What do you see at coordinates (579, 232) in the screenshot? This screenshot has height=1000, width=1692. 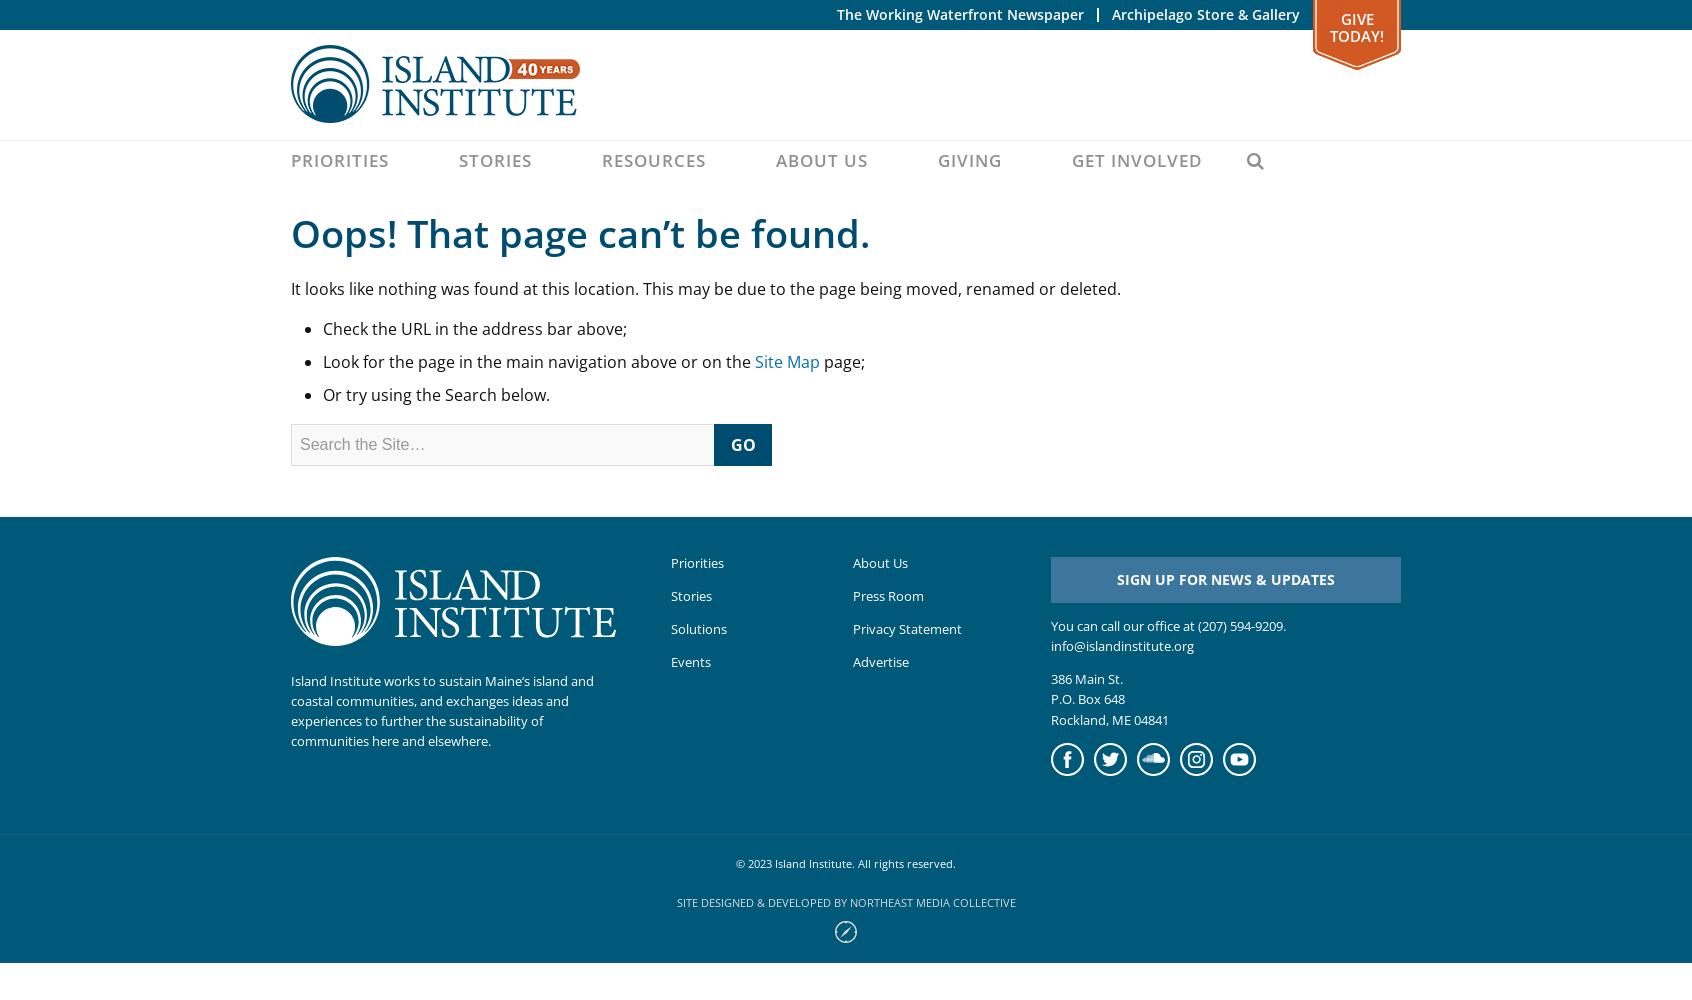 I see `'Oops! That page can’t be found.'` at bounding box center [579, 232].